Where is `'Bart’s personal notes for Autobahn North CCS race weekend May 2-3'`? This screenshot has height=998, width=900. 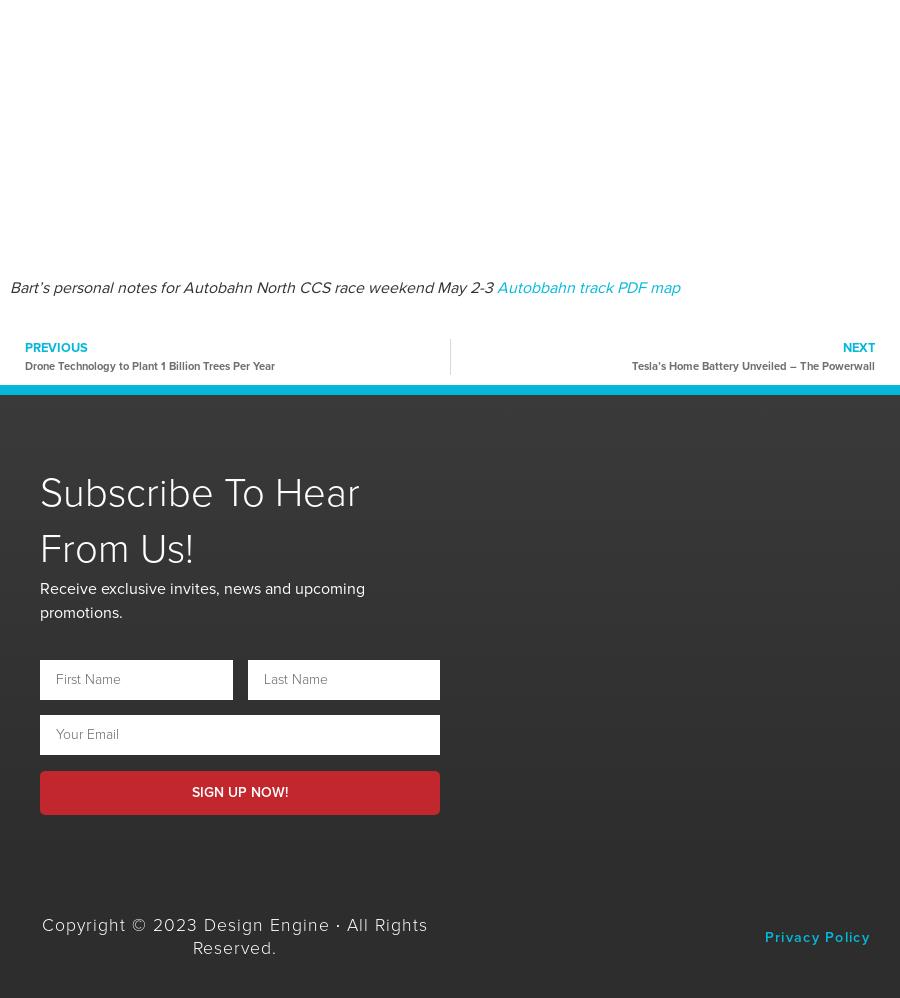
'Bart’s personal notes for Autobahn North CCS race weekend May 2-3' is located at coordinates (252, 286).